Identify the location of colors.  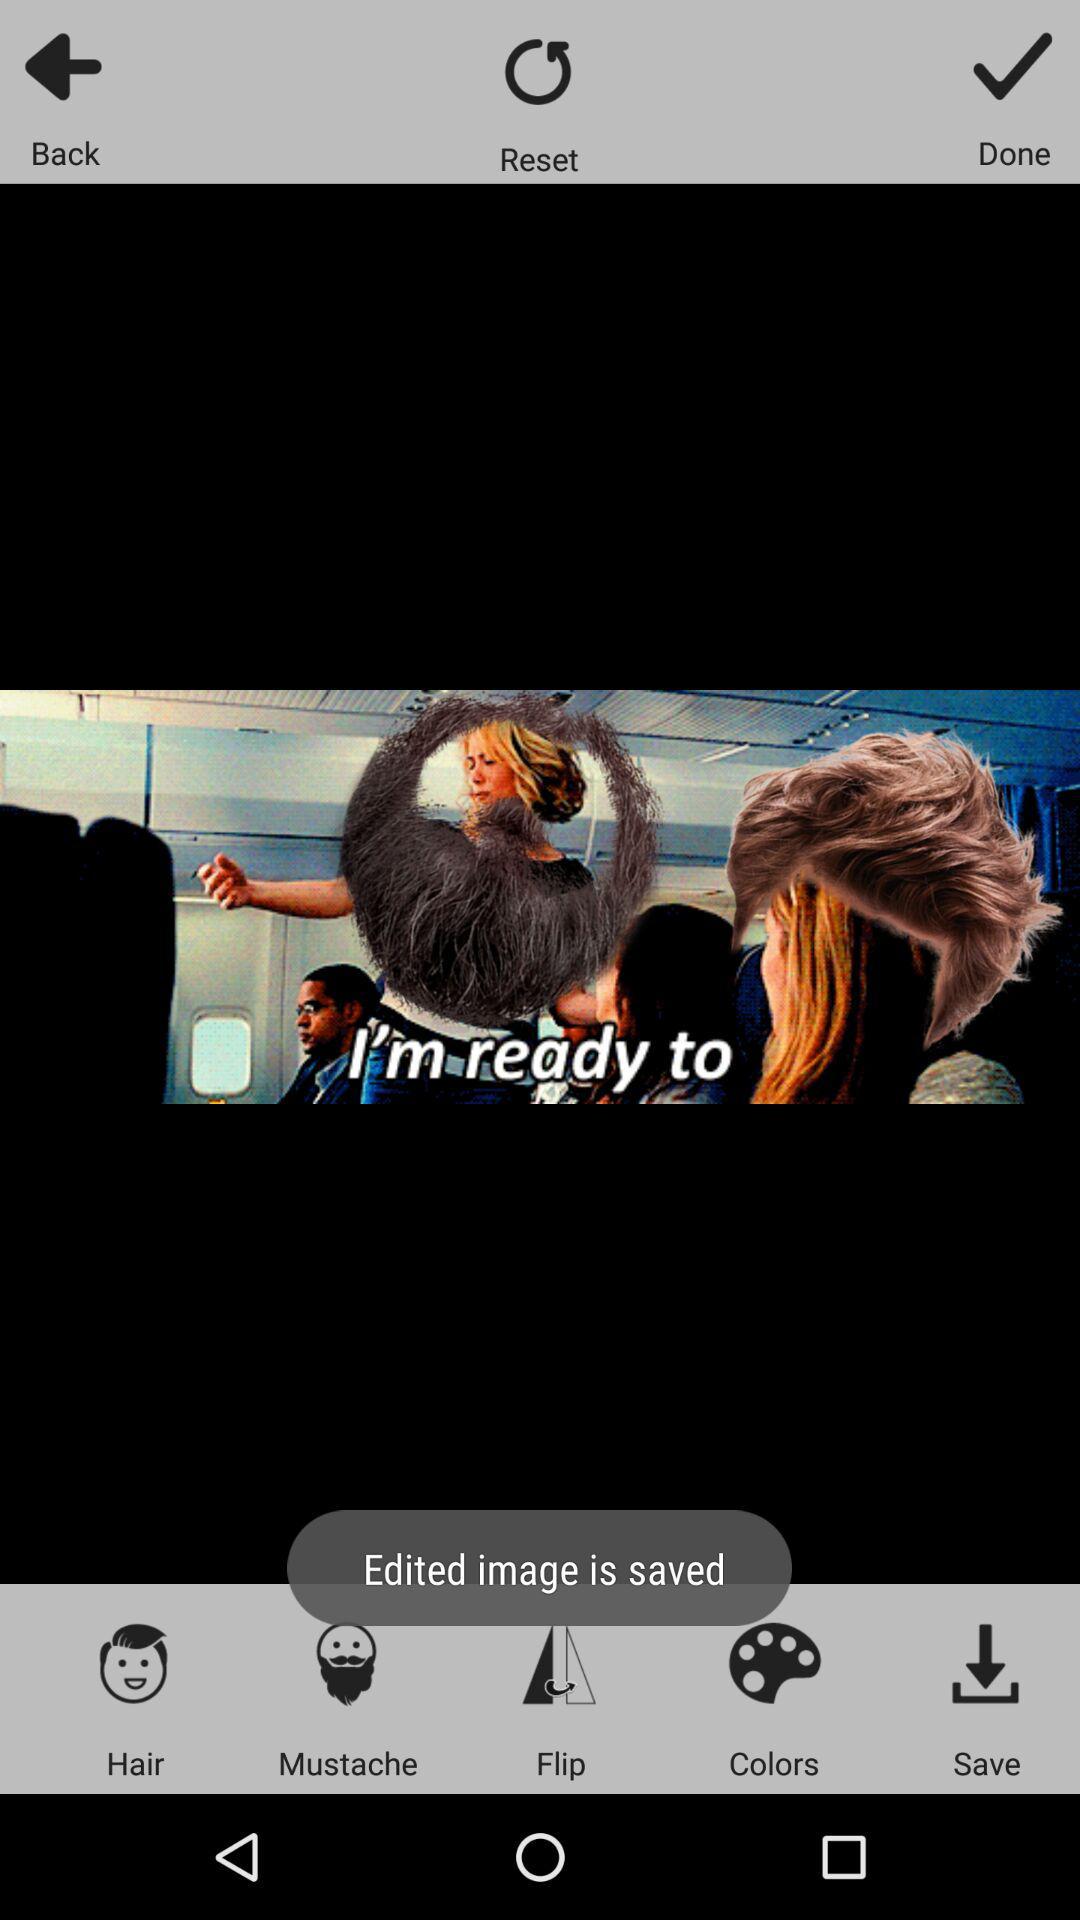
(773, 1662).